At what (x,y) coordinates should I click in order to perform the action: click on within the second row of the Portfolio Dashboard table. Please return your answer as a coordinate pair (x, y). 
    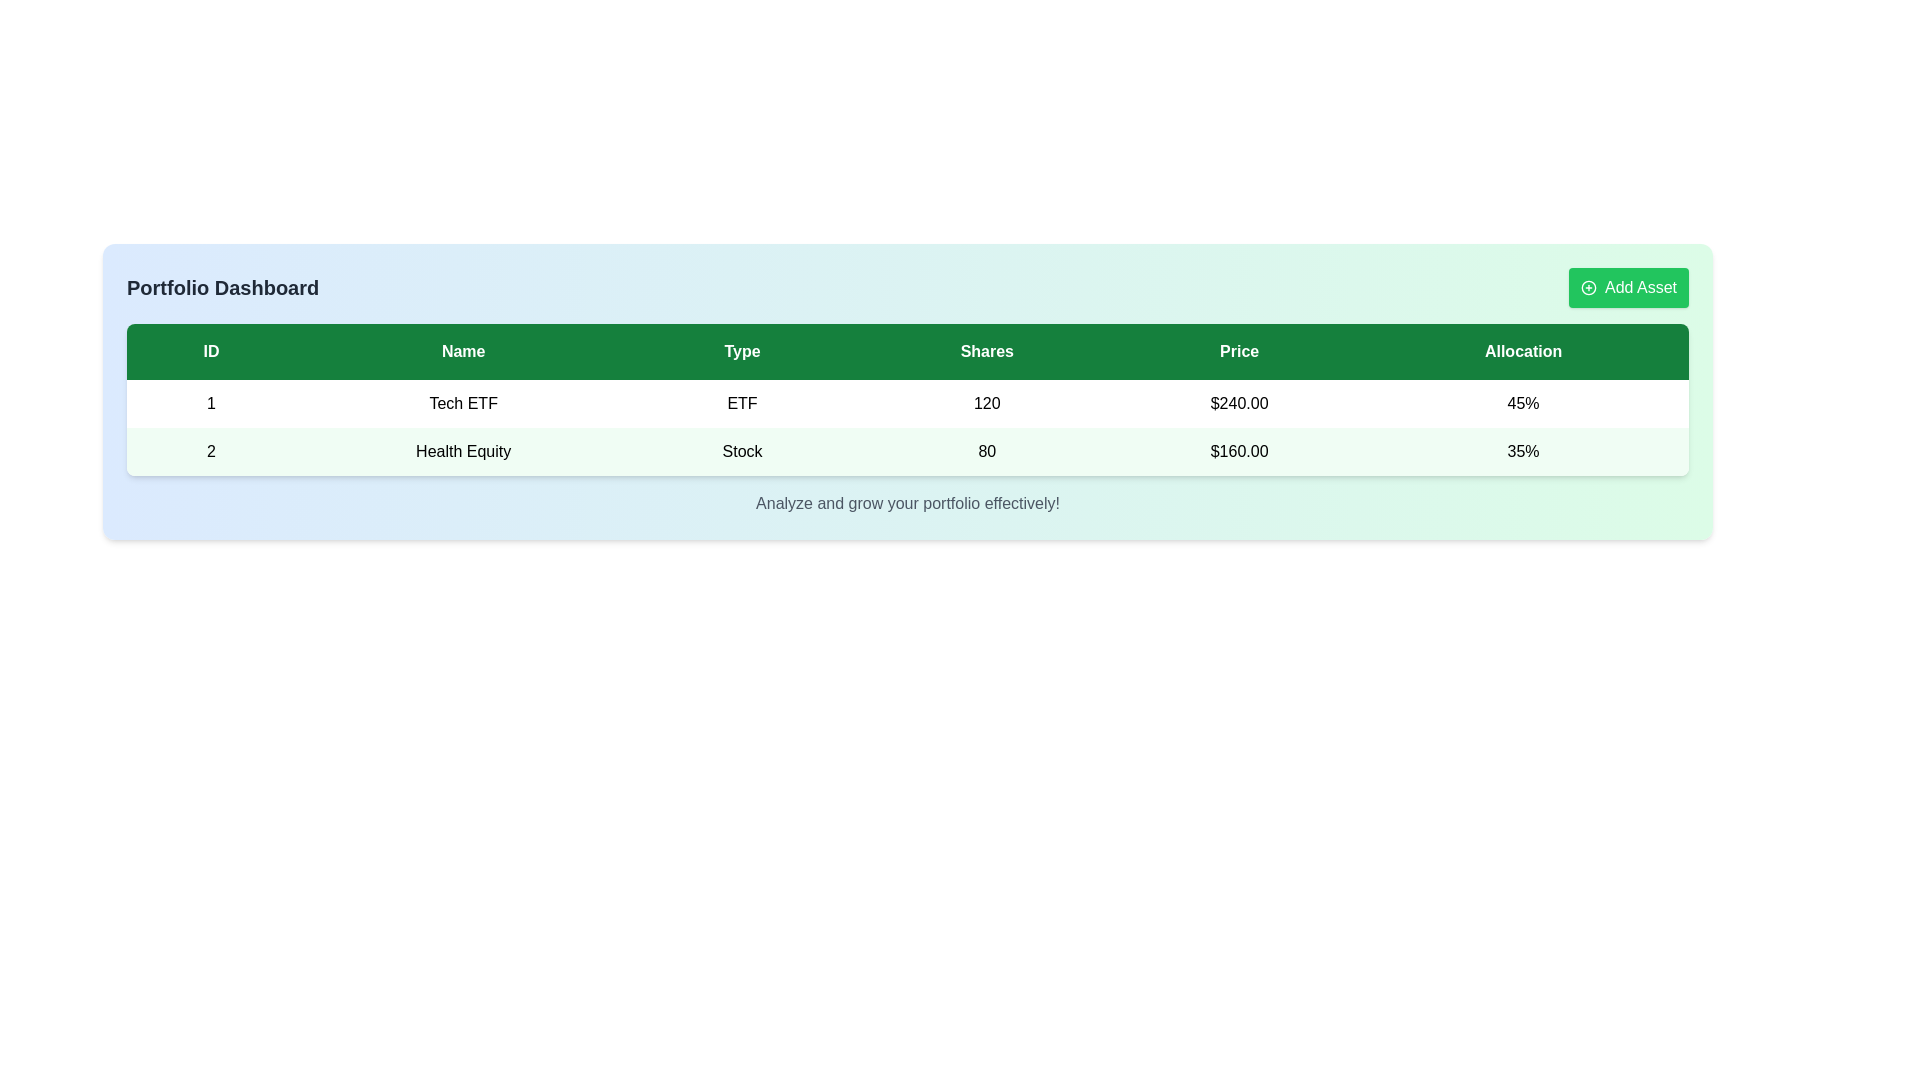
    Looking at the image, I should click on (906, 451).